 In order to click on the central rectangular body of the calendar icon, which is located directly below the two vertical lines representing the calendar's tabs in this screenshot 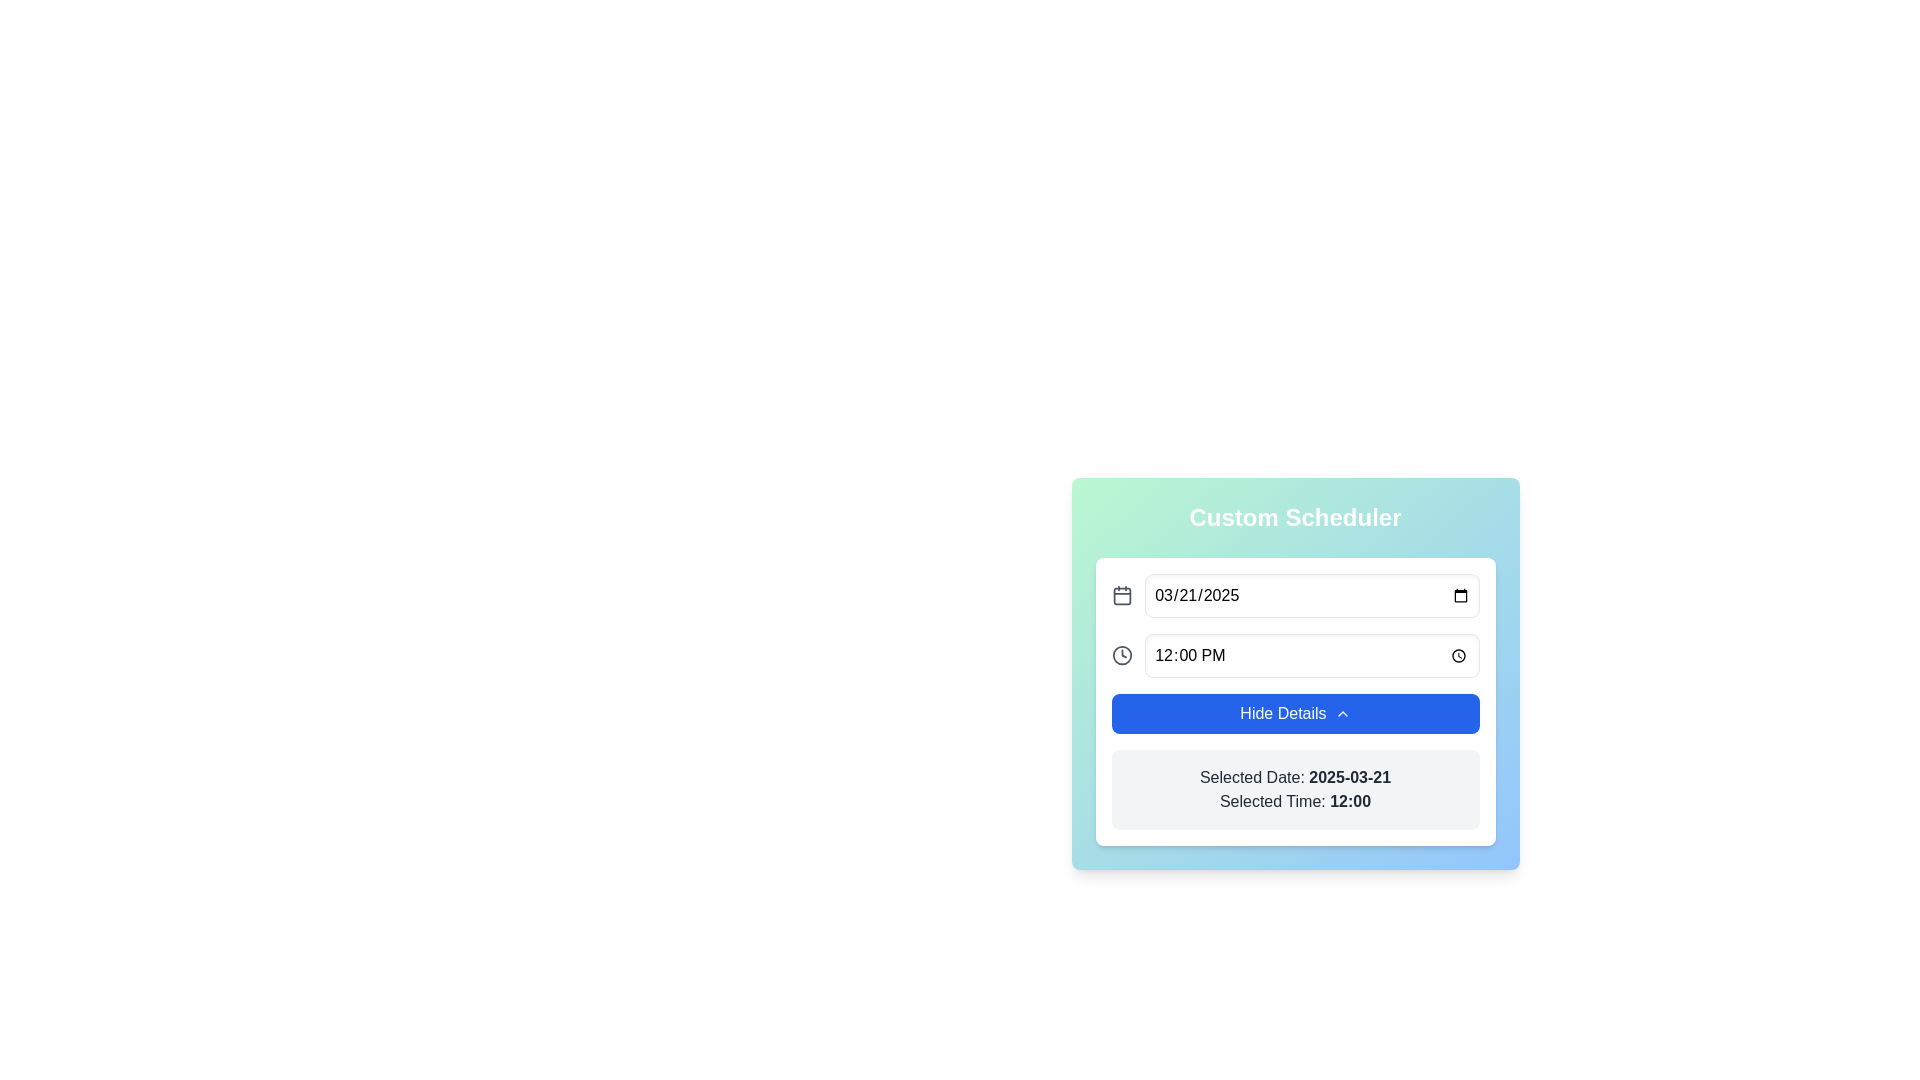, I will do `click(1122, 595)`.